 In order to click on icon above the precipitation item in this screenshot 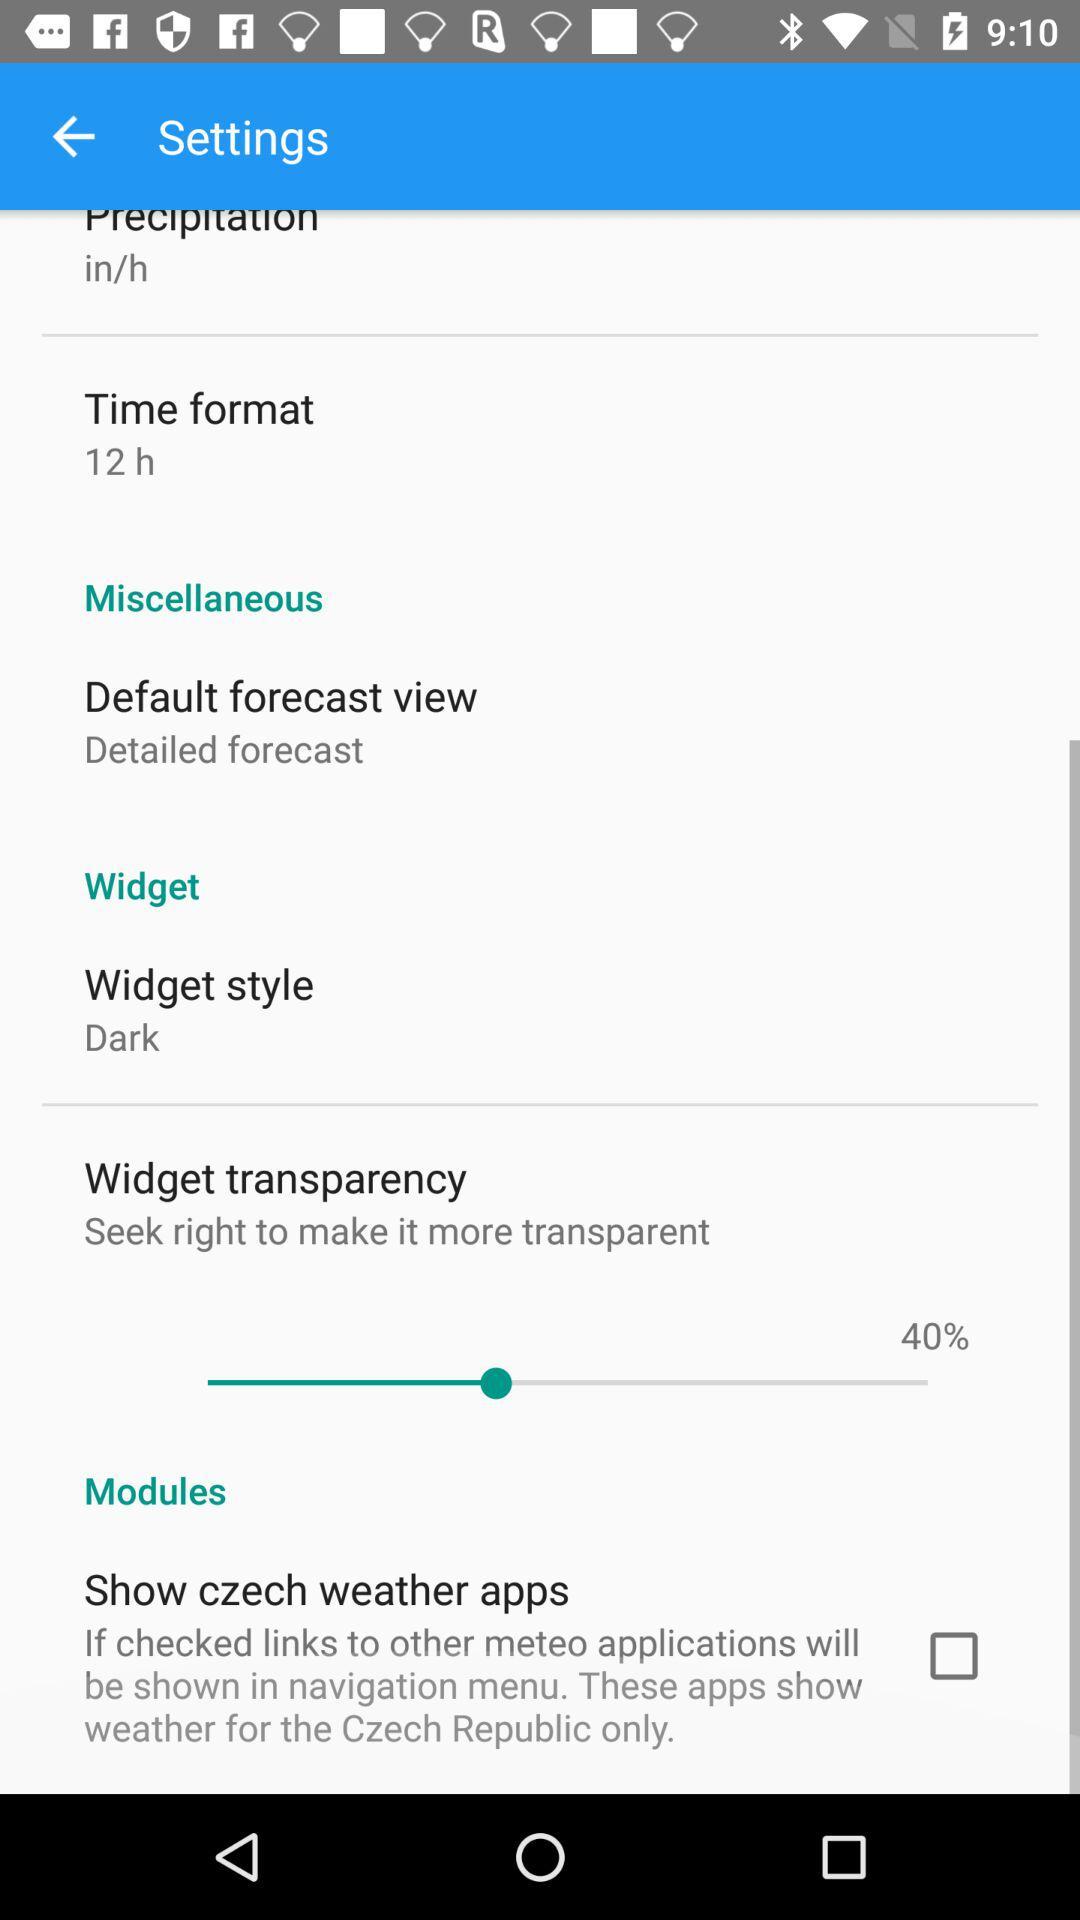, I will do `click(72, 135)`.